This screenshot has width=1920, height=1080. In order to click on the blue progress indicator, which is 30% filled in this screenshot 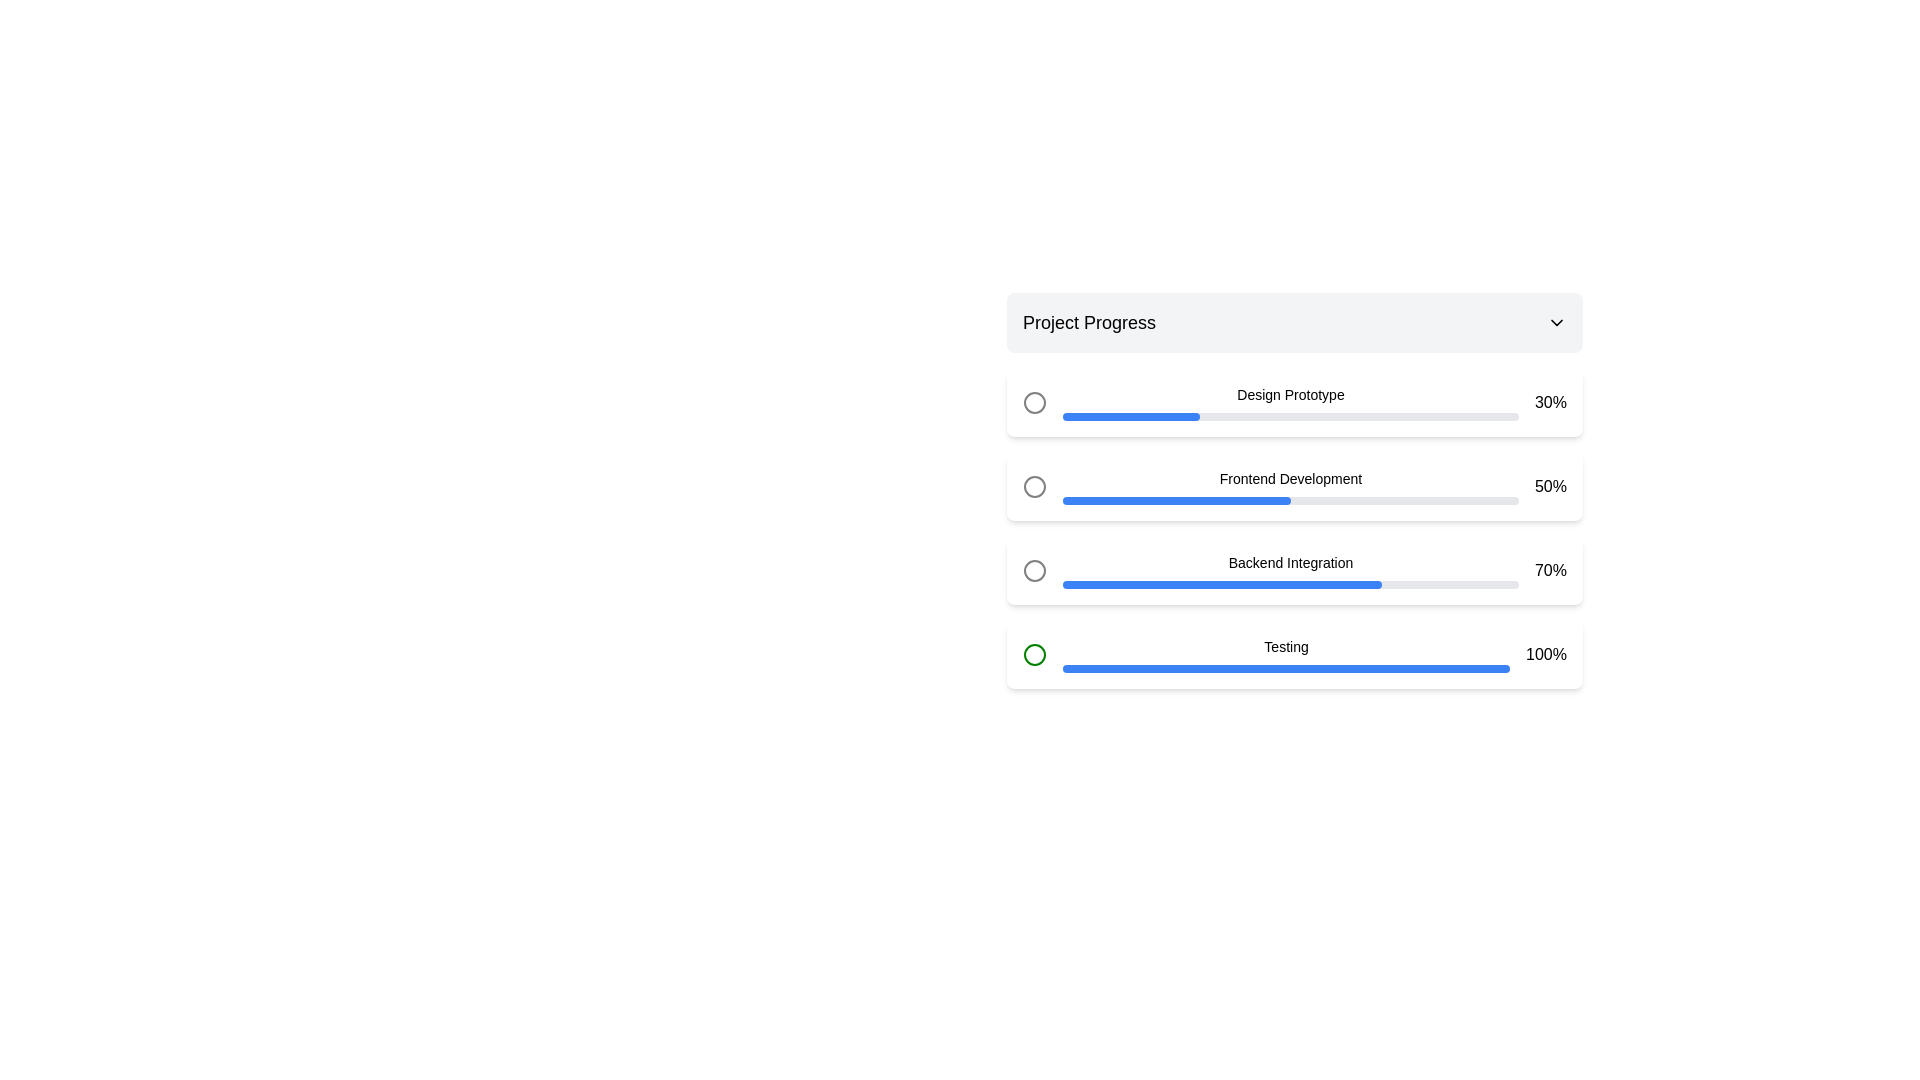, I will do `click(1131, 415)`.